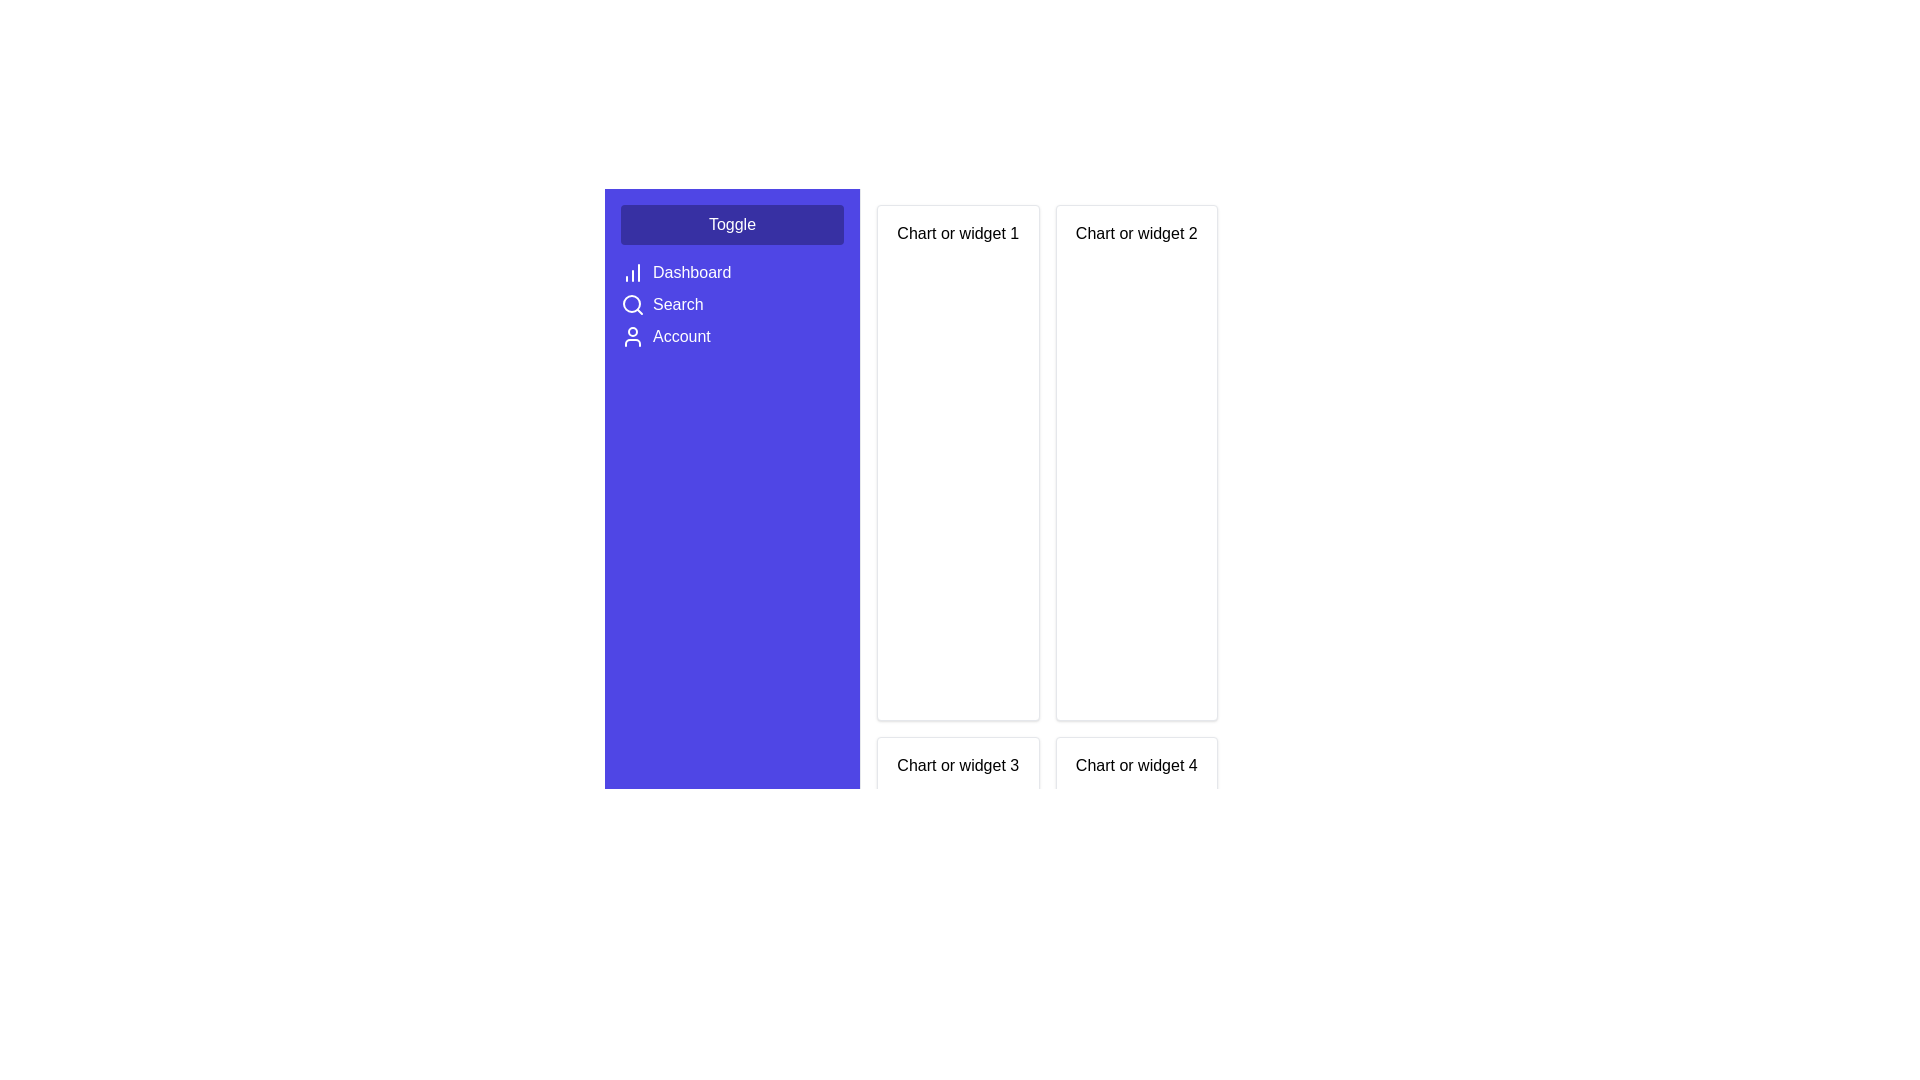  I want to click on the toggle button located at the top of the vertical sidebar, which is centered horizontally and positioned above the items labeled 'Dashboard', 'Search', and 'Account' to observe its hover effects, so click(731, 224).